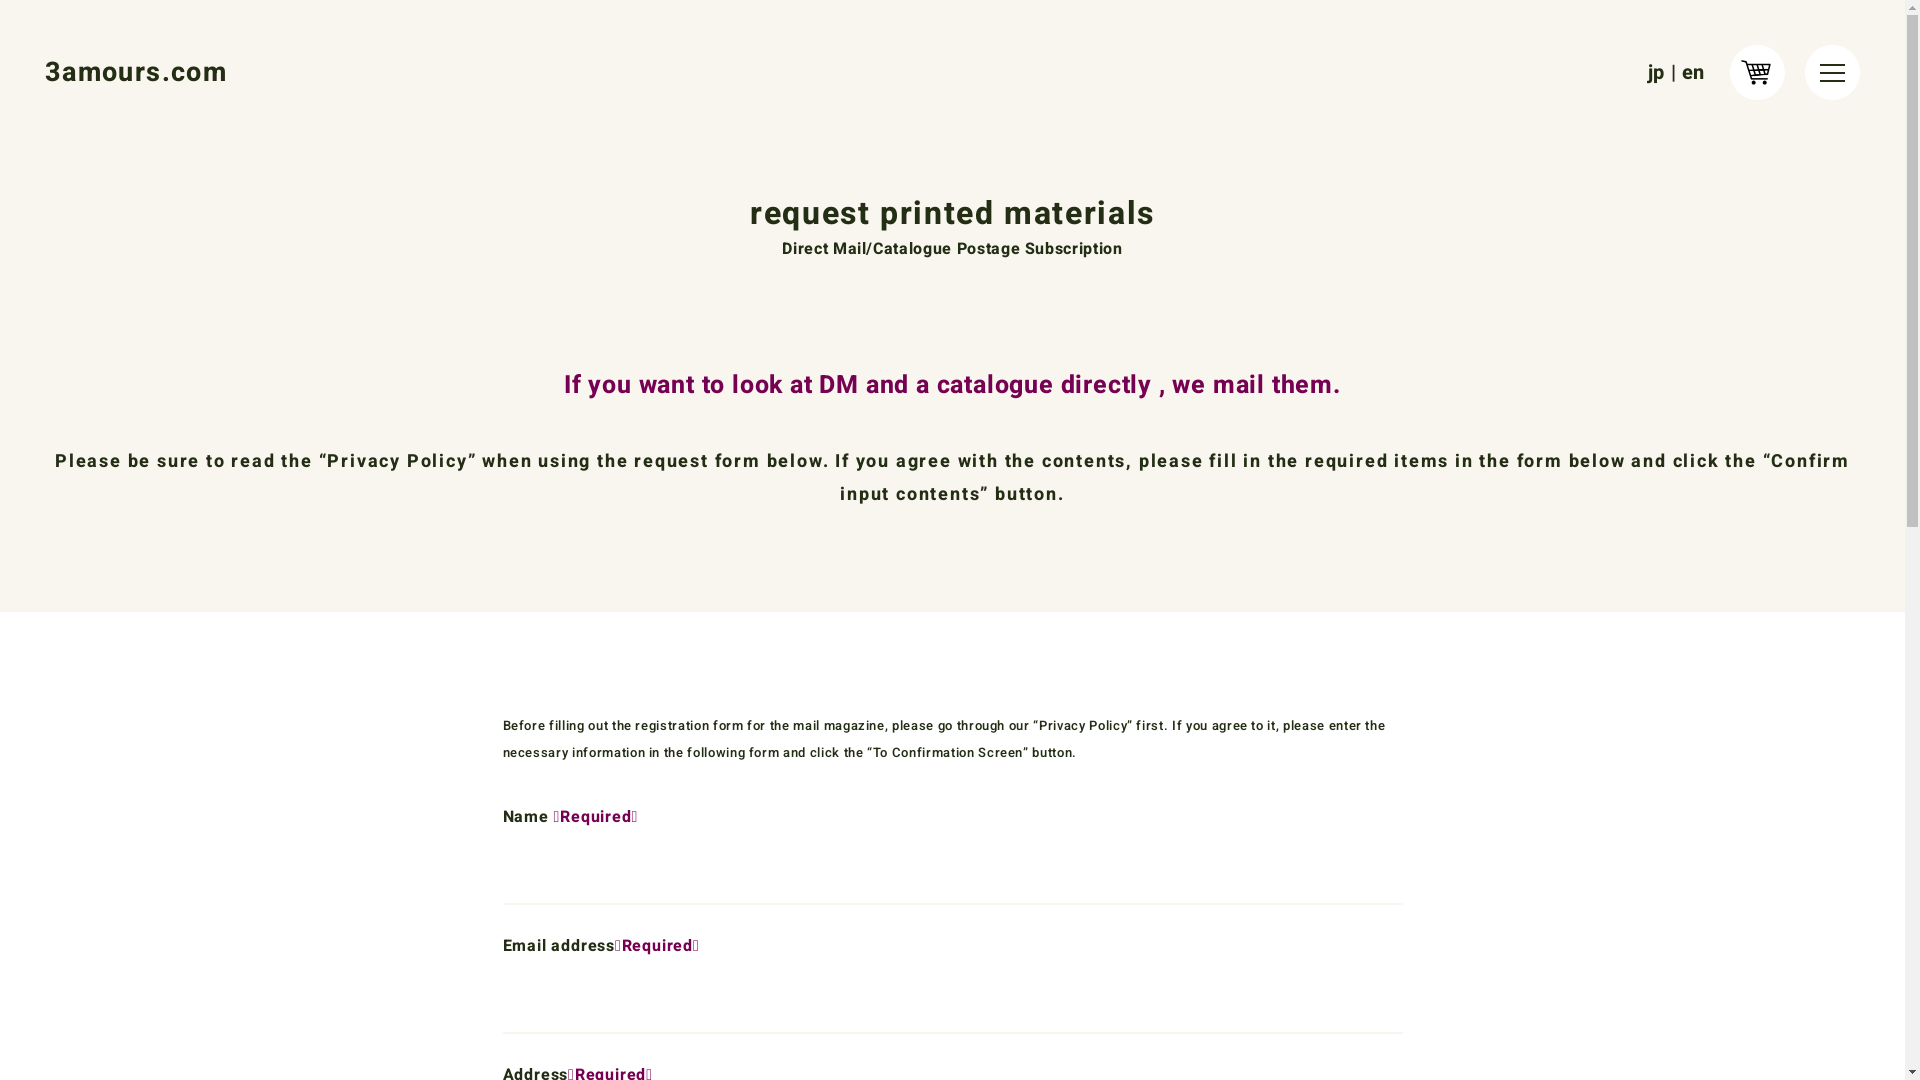  I want to click on '3amours.com', so click(134, 71).